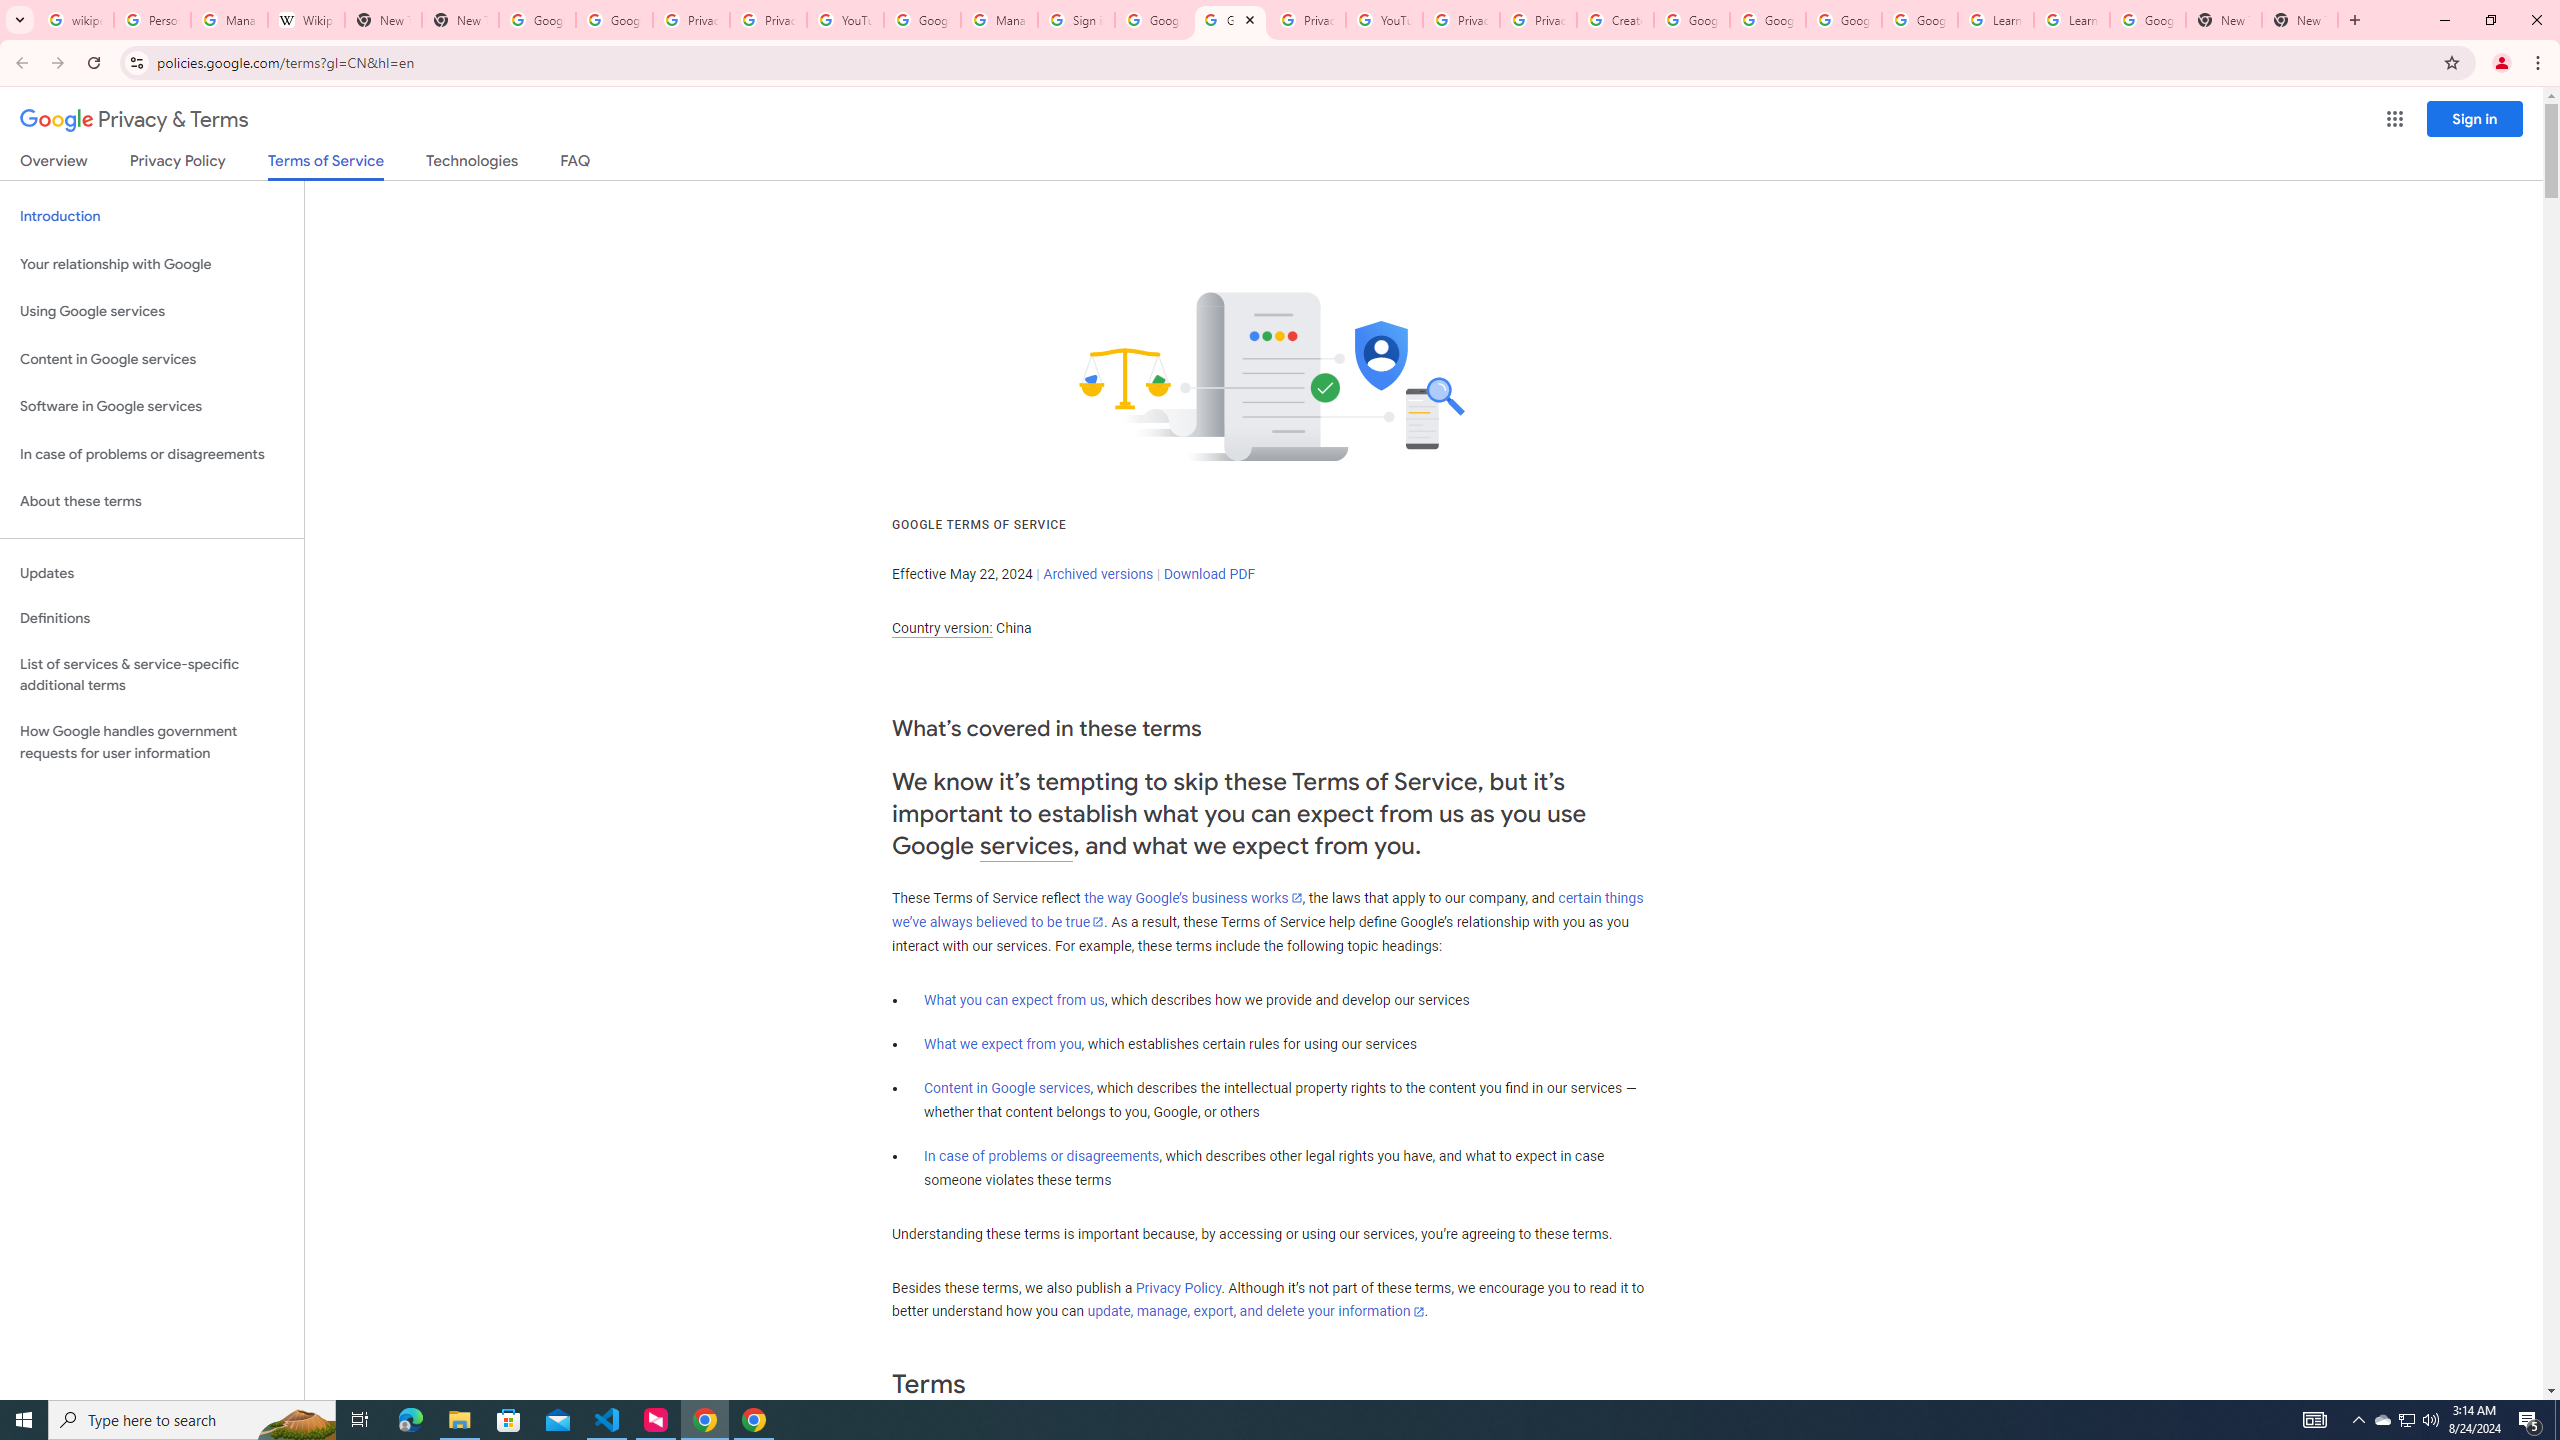 Image resolution: width=2560 pixels, height=1440 pixels. What do you see at coordinates (1614, 19) in the screenshot?
I see `'Create your Google Account'` at bounding box center [1614, 19].